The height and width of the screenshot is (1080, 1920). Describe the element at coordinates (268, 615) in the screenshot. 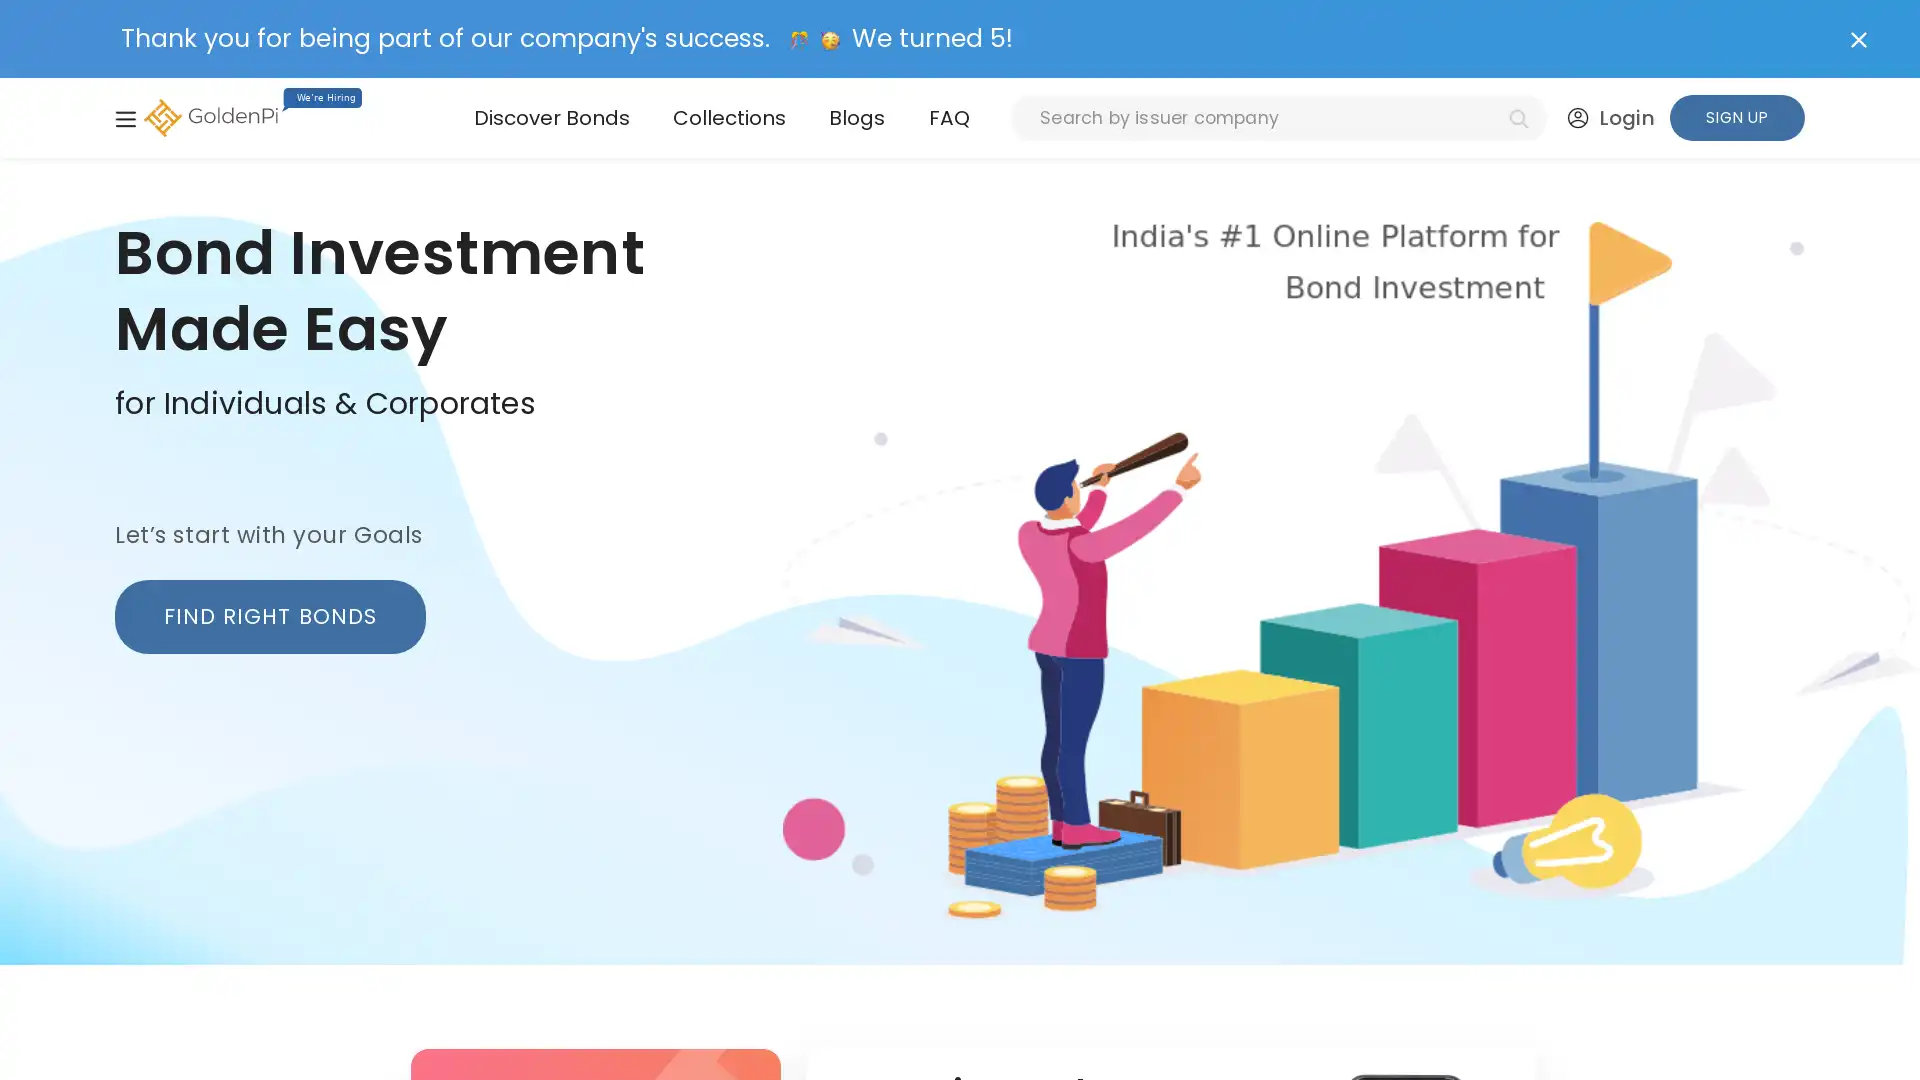

I see `FIND RIGHT BONDS` at that location.